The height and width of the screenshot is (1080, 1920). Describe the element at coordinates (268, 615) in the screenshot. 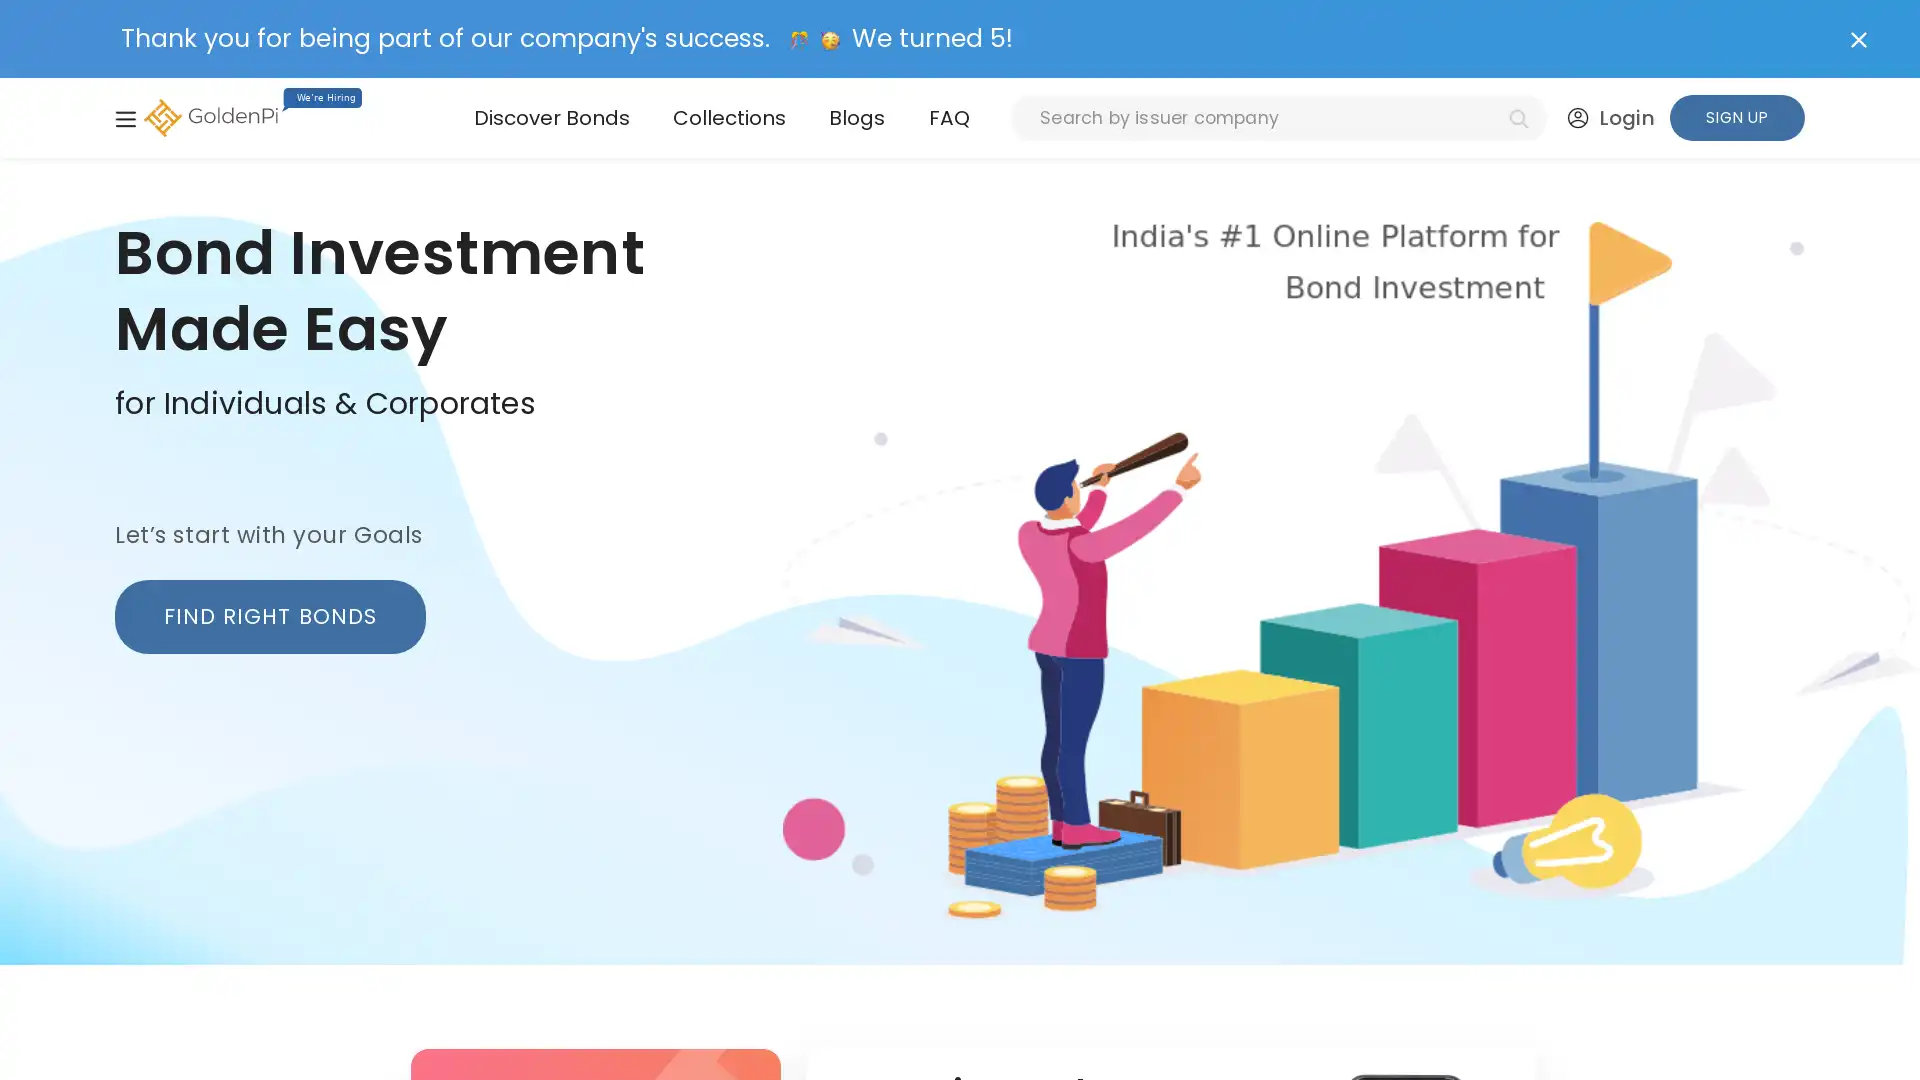

I see `FIND RIGHT BONDS` at that location.